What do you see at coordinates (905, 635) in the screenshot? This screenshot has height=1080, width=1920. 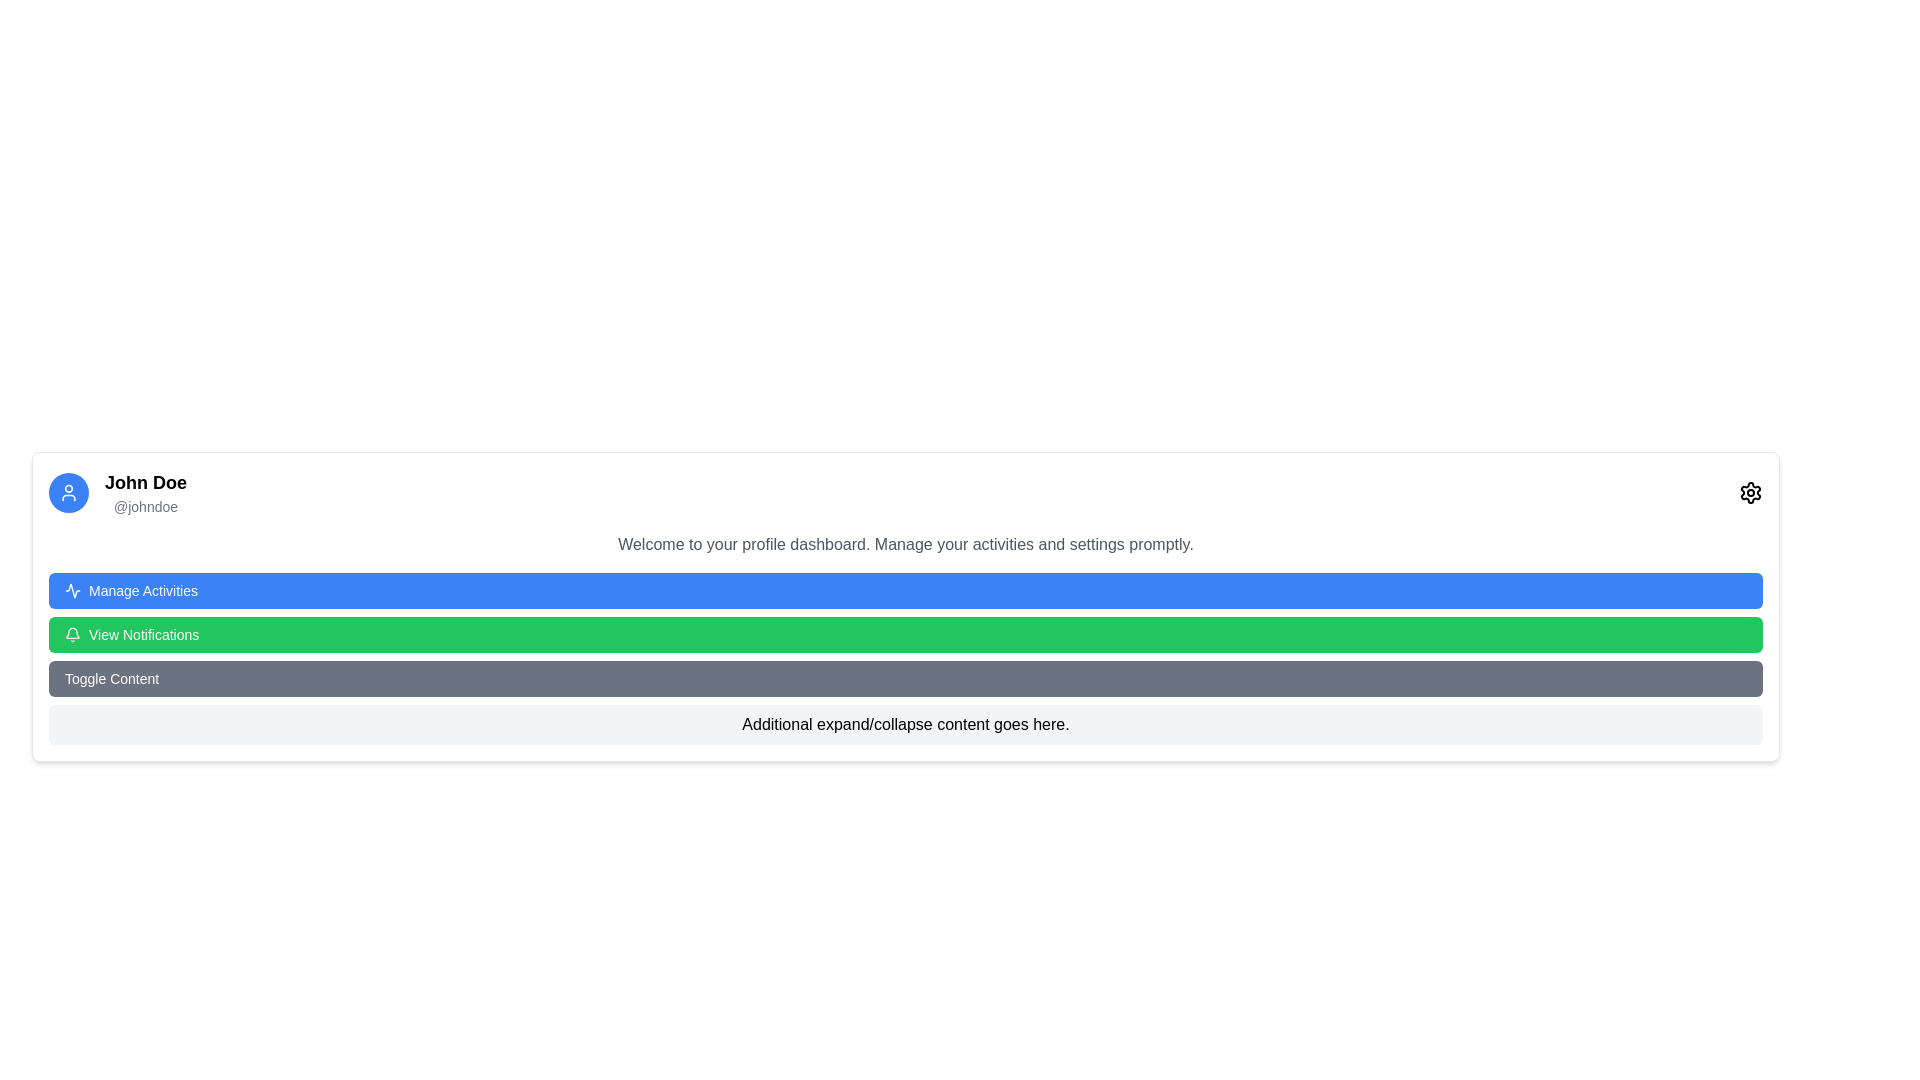 I see `the notifications button located second from the top in a vertical stack of buttons, situated between the 'Manage Activities' button above and the 'Toggle Content' button below` at bounding box center [905, 635].